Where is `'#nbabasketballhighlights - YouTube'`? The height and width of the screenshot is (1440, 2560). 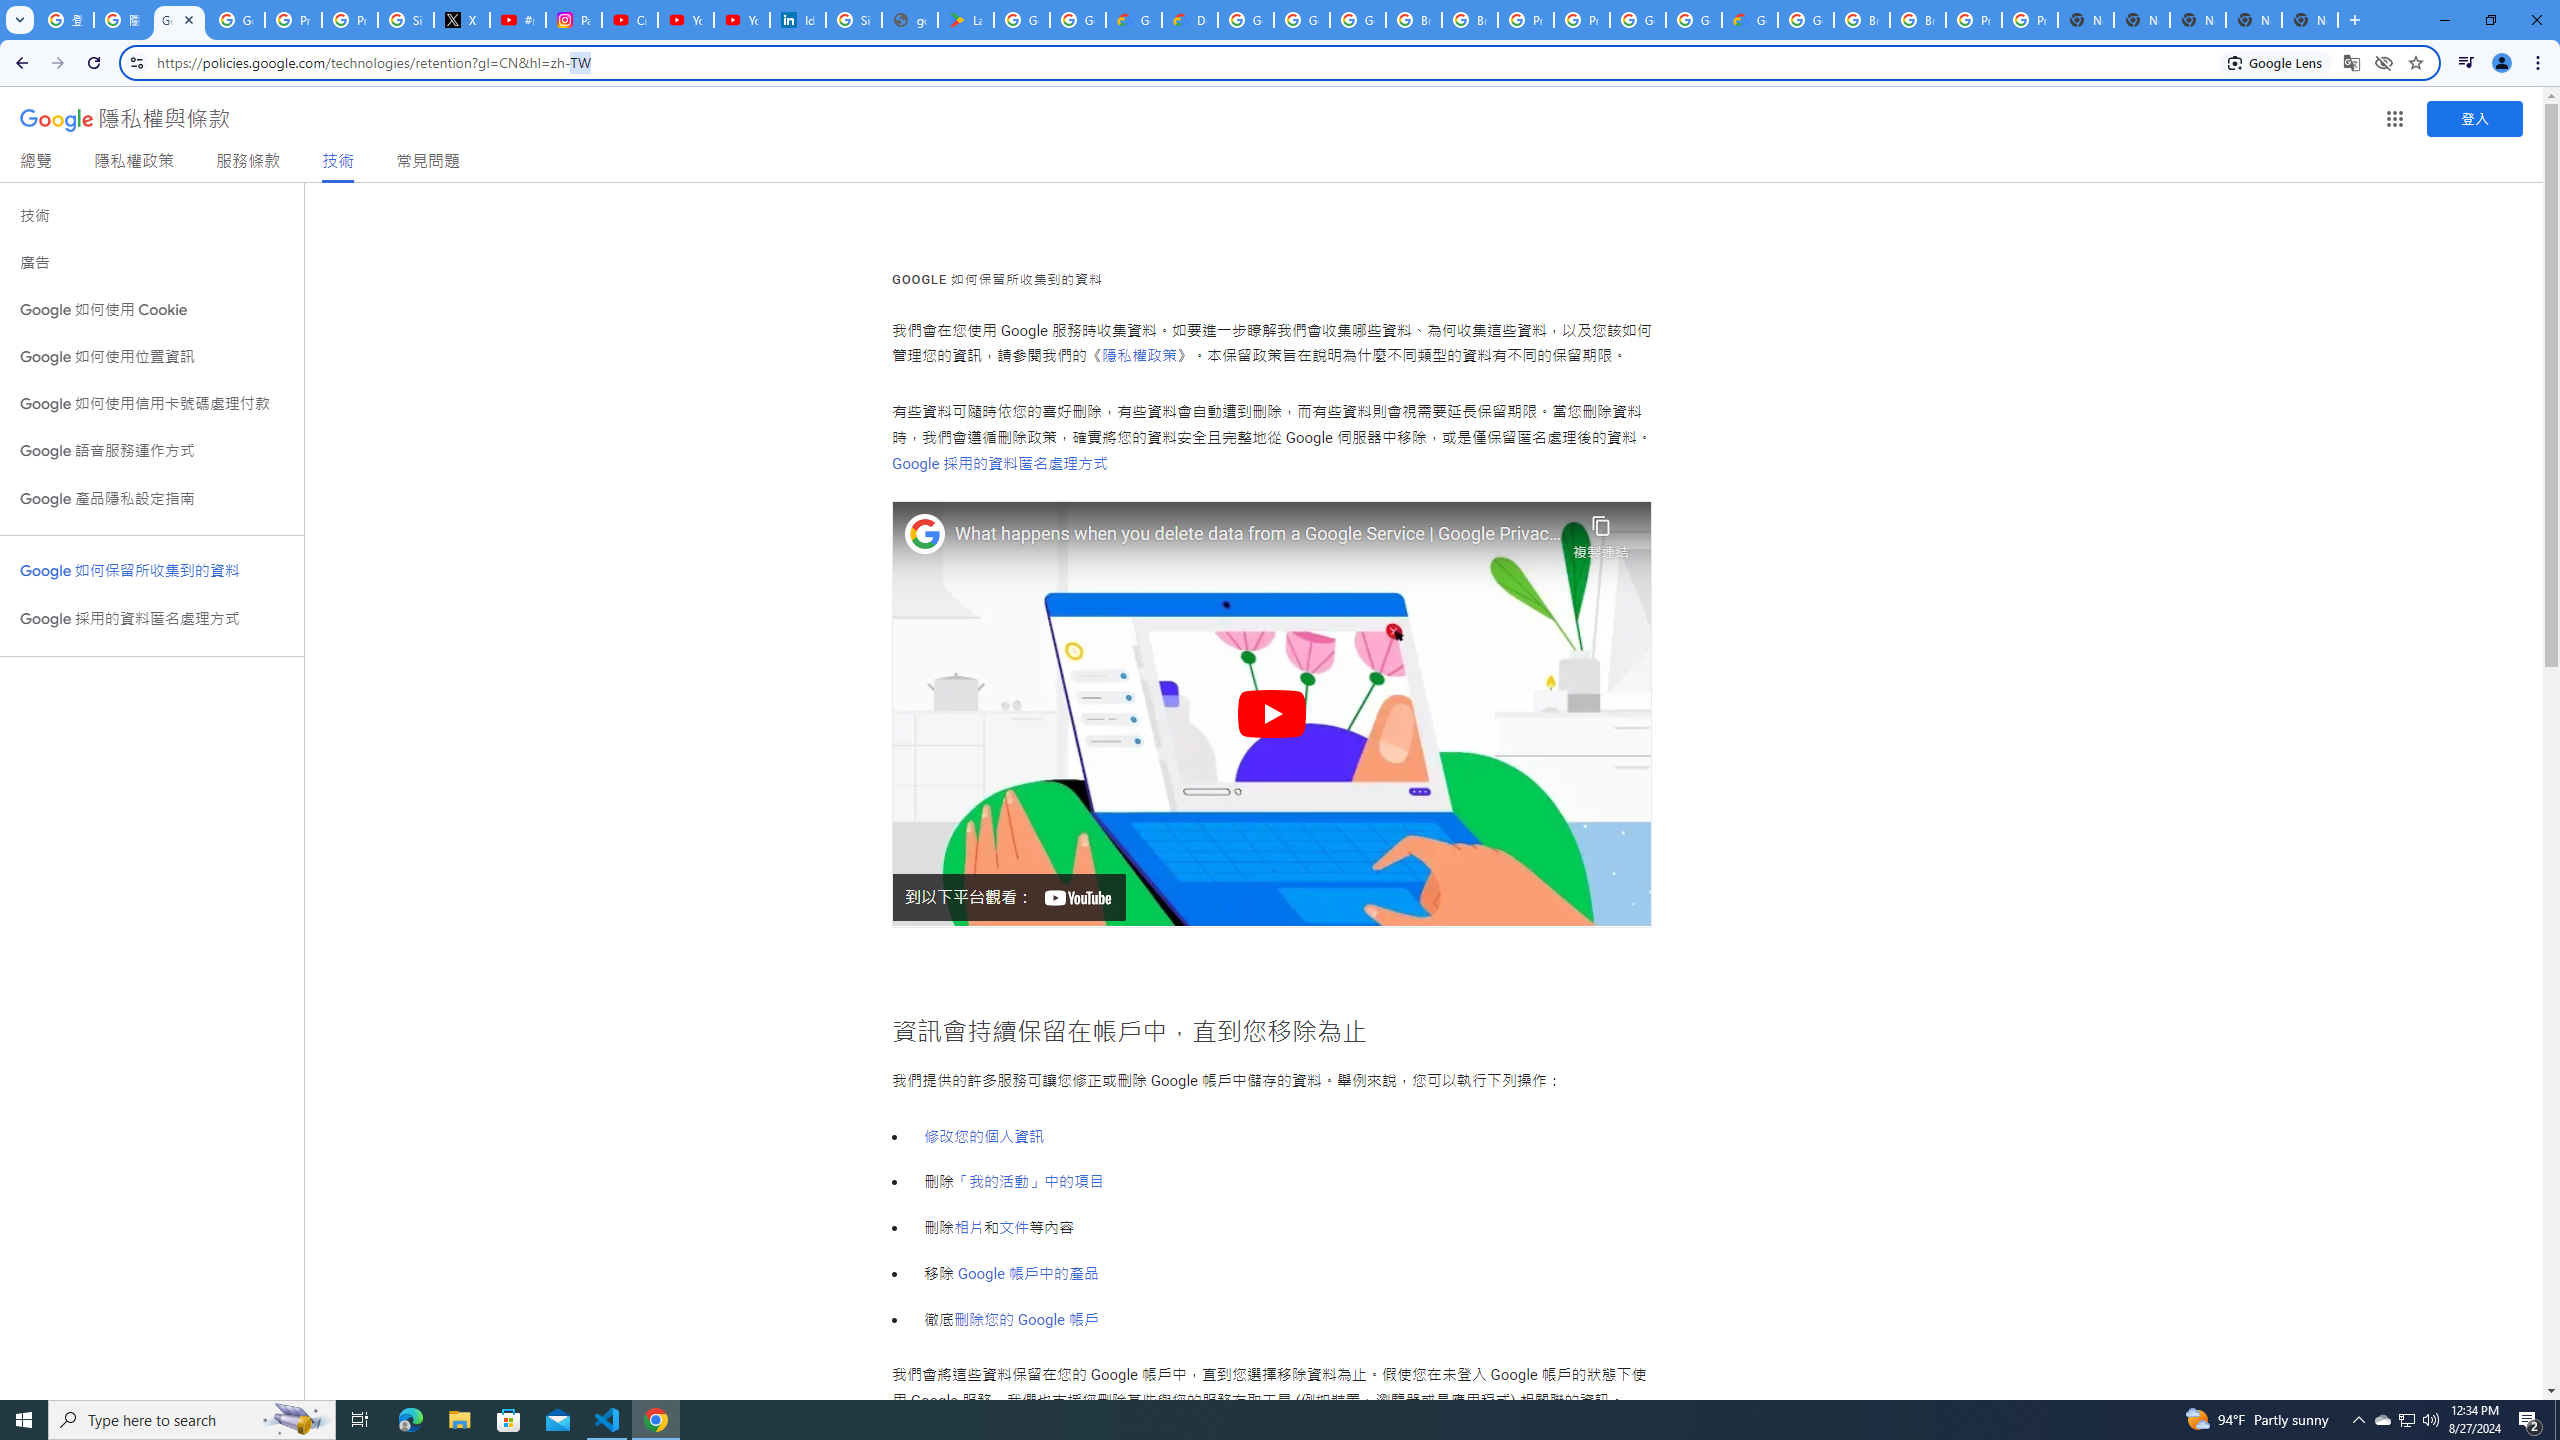 '#nbabasketballhighlights - YouTube' is located at coordinates (517, 19).